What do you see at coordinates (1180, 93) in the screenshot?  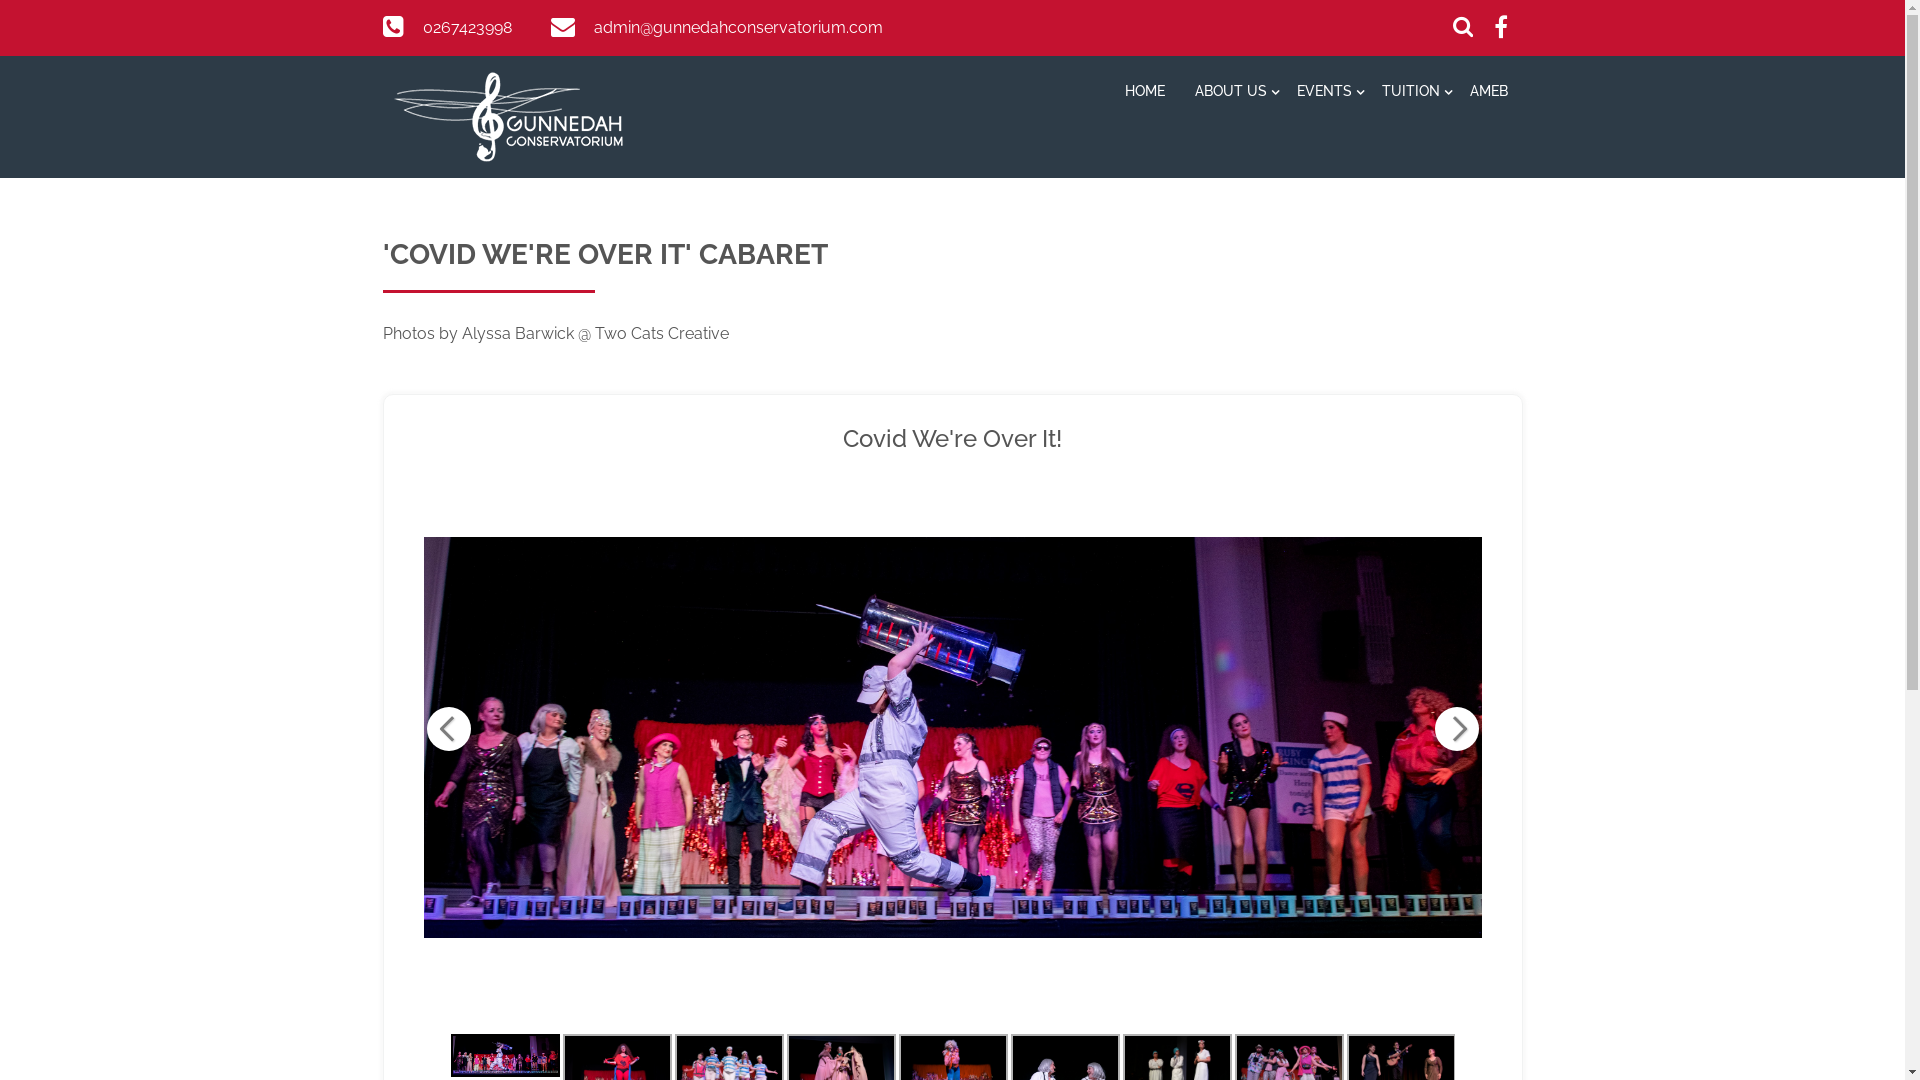 I see `'ABOUT US'` at bounding box center [1180, 93].